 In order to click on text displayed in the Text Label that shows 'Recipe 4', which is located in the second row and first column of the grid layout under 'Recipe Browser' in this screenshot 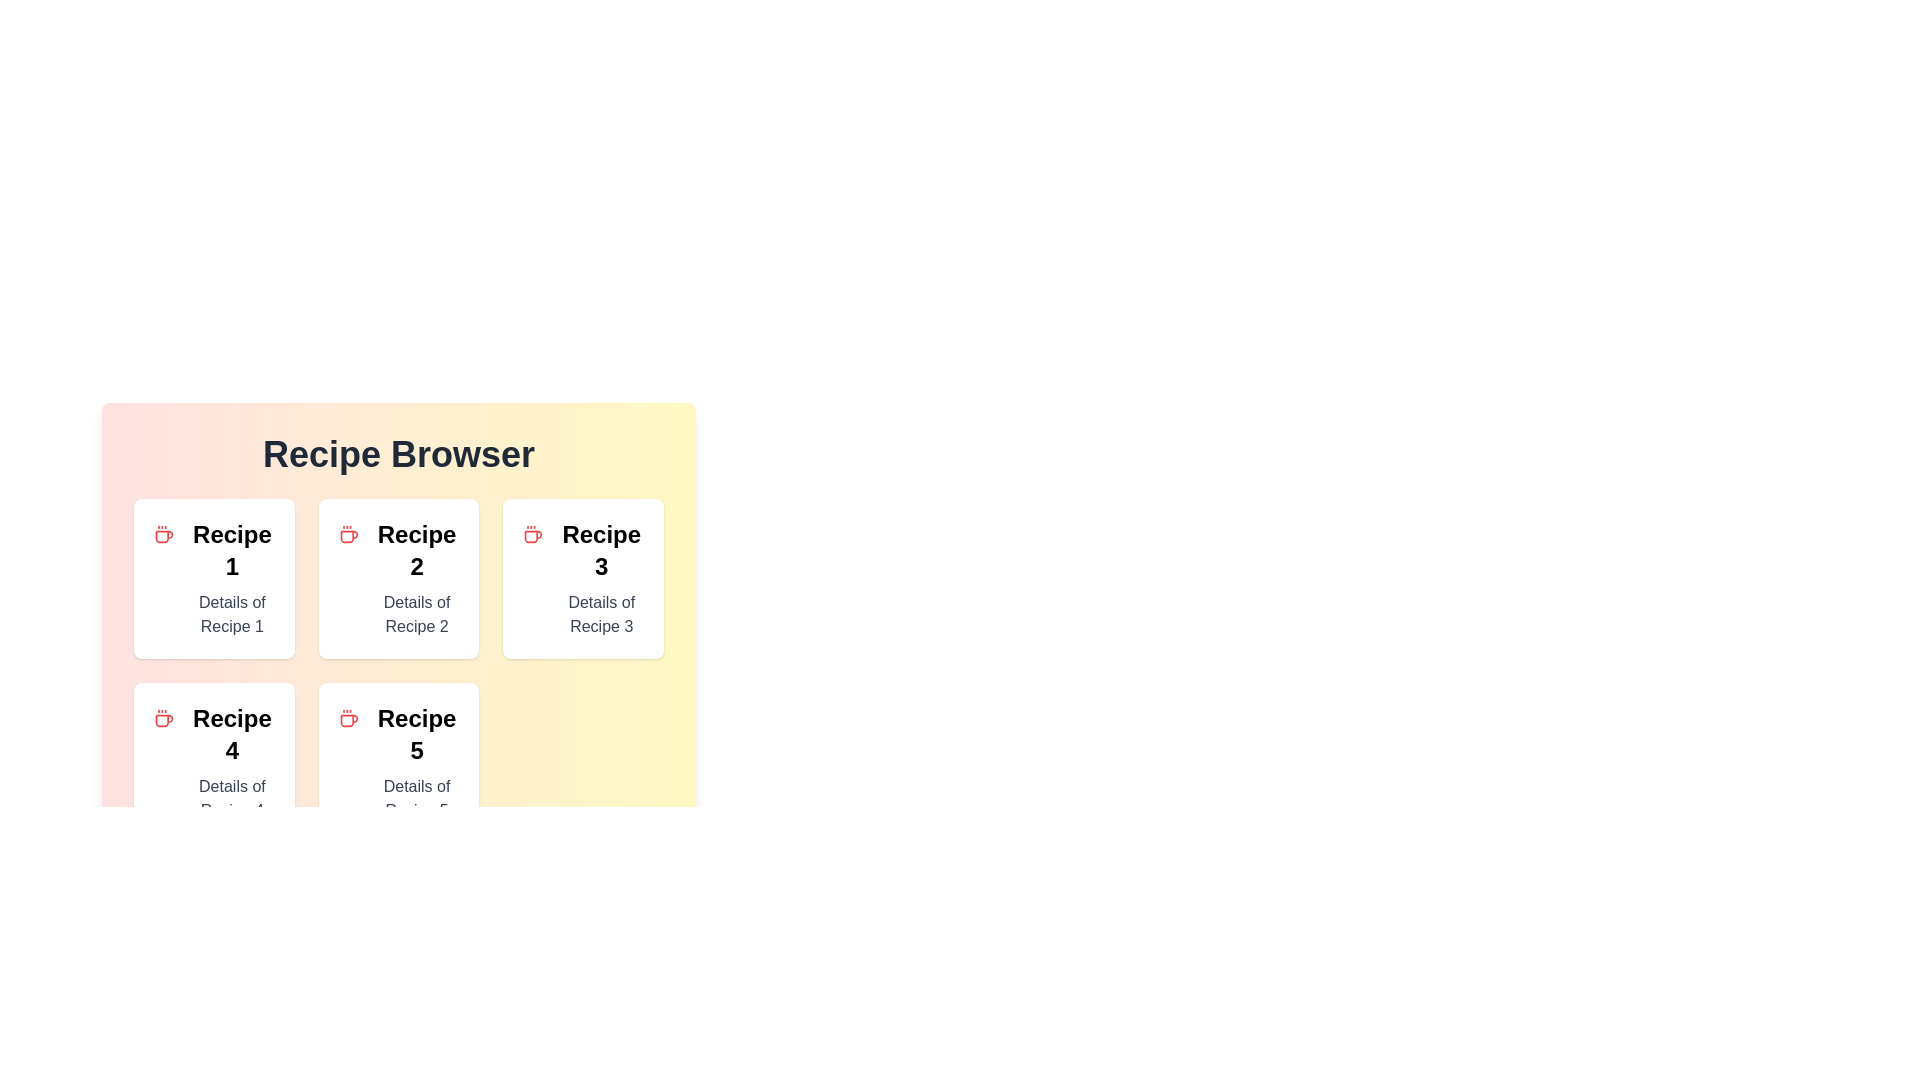, I will do `click(232, 735)`.